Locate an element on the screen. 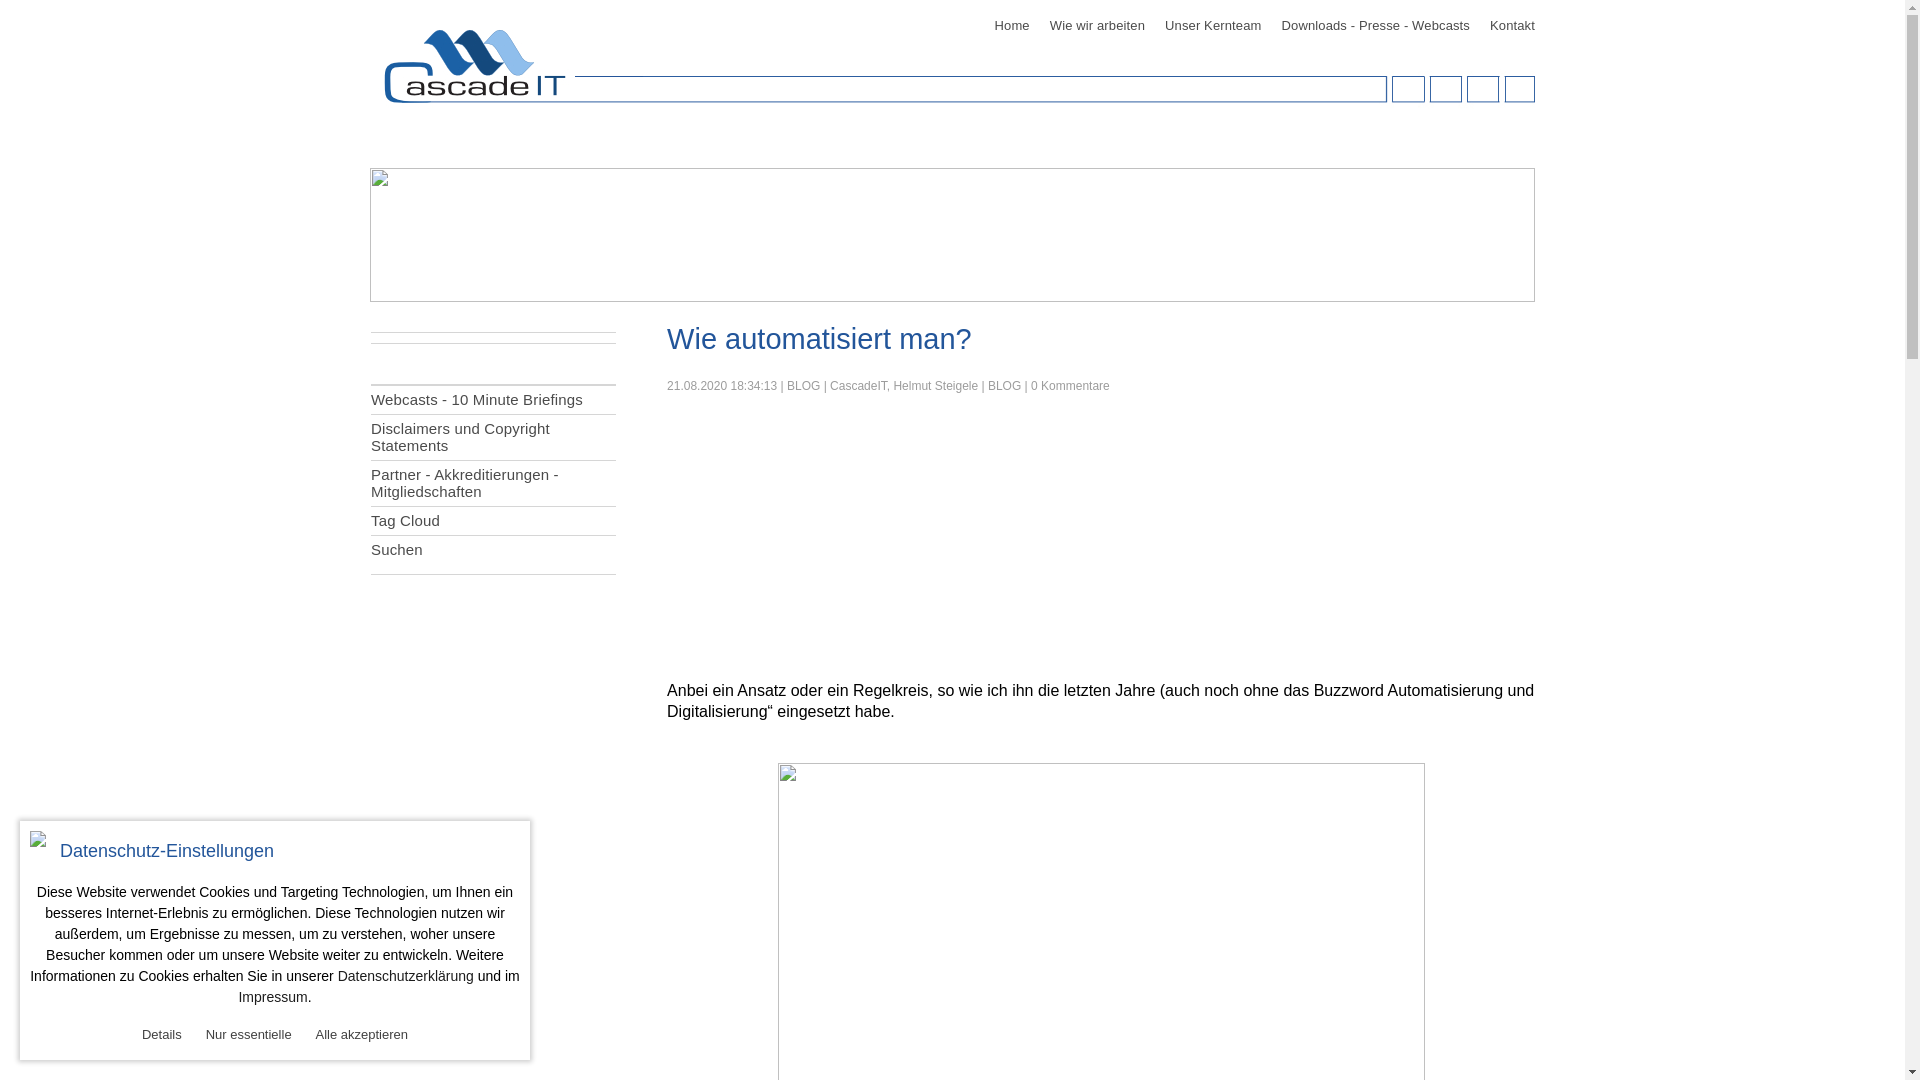  'Downloads - Presse - Webcasts' is located at coordinates (1375, 26).